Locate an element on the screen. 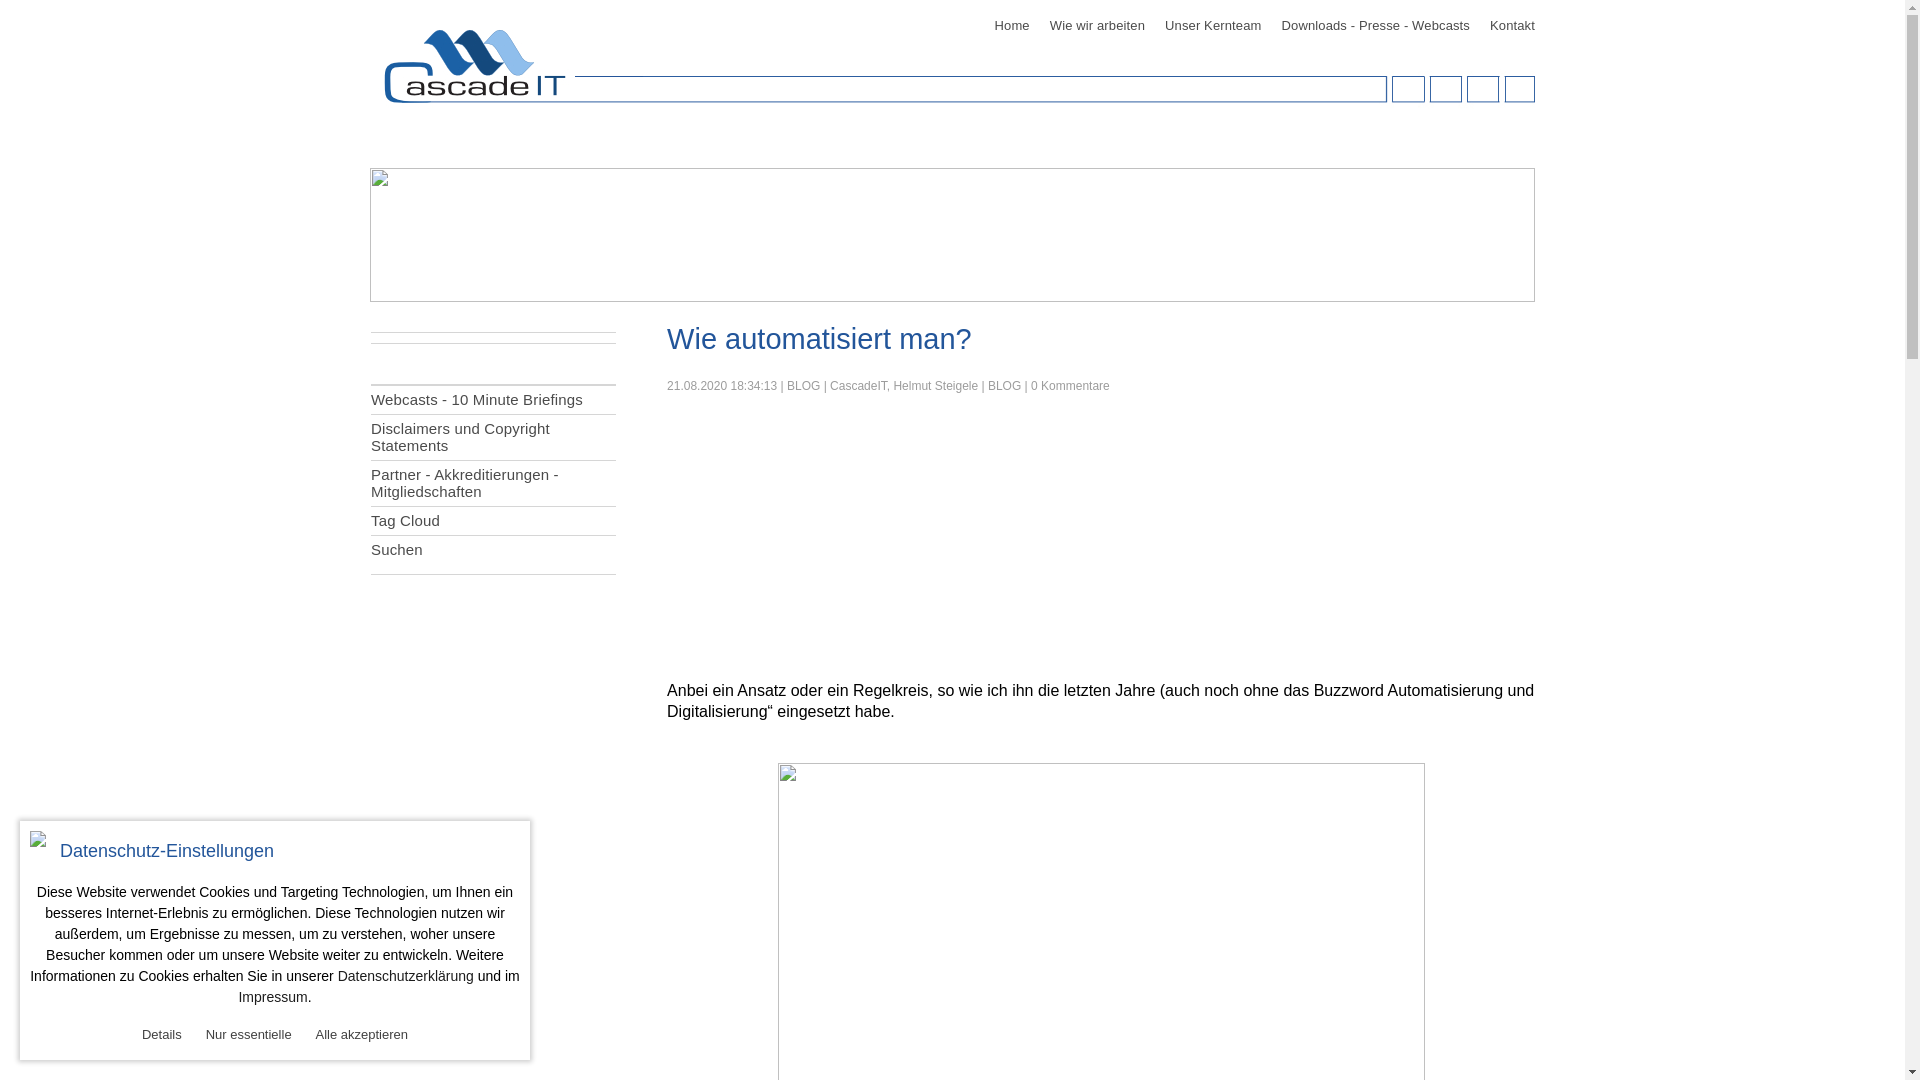  'Downloads - Presse - Webcasts' is located at coordinates (1375, 26).